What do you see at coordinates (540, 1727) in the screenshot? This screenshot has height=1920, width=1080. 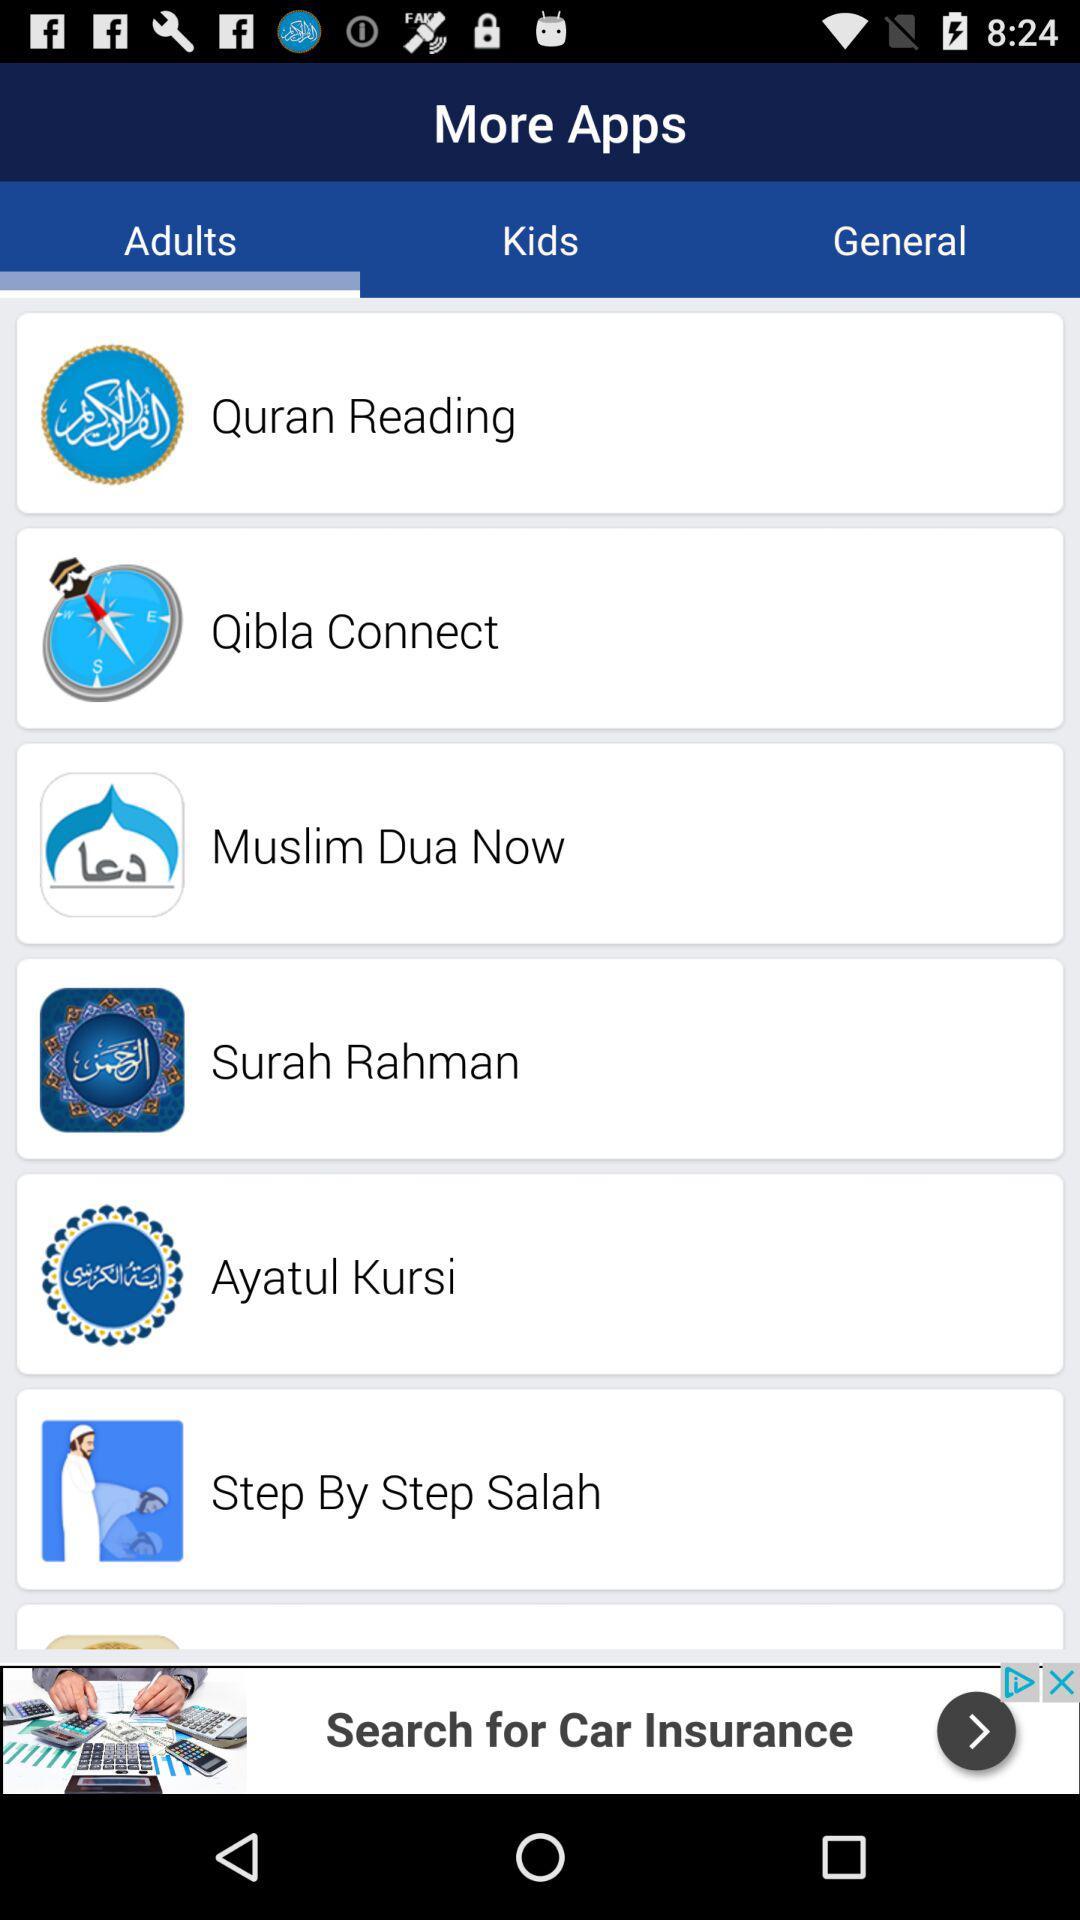 I see `advertisement` at bounding box center [540, 1727].